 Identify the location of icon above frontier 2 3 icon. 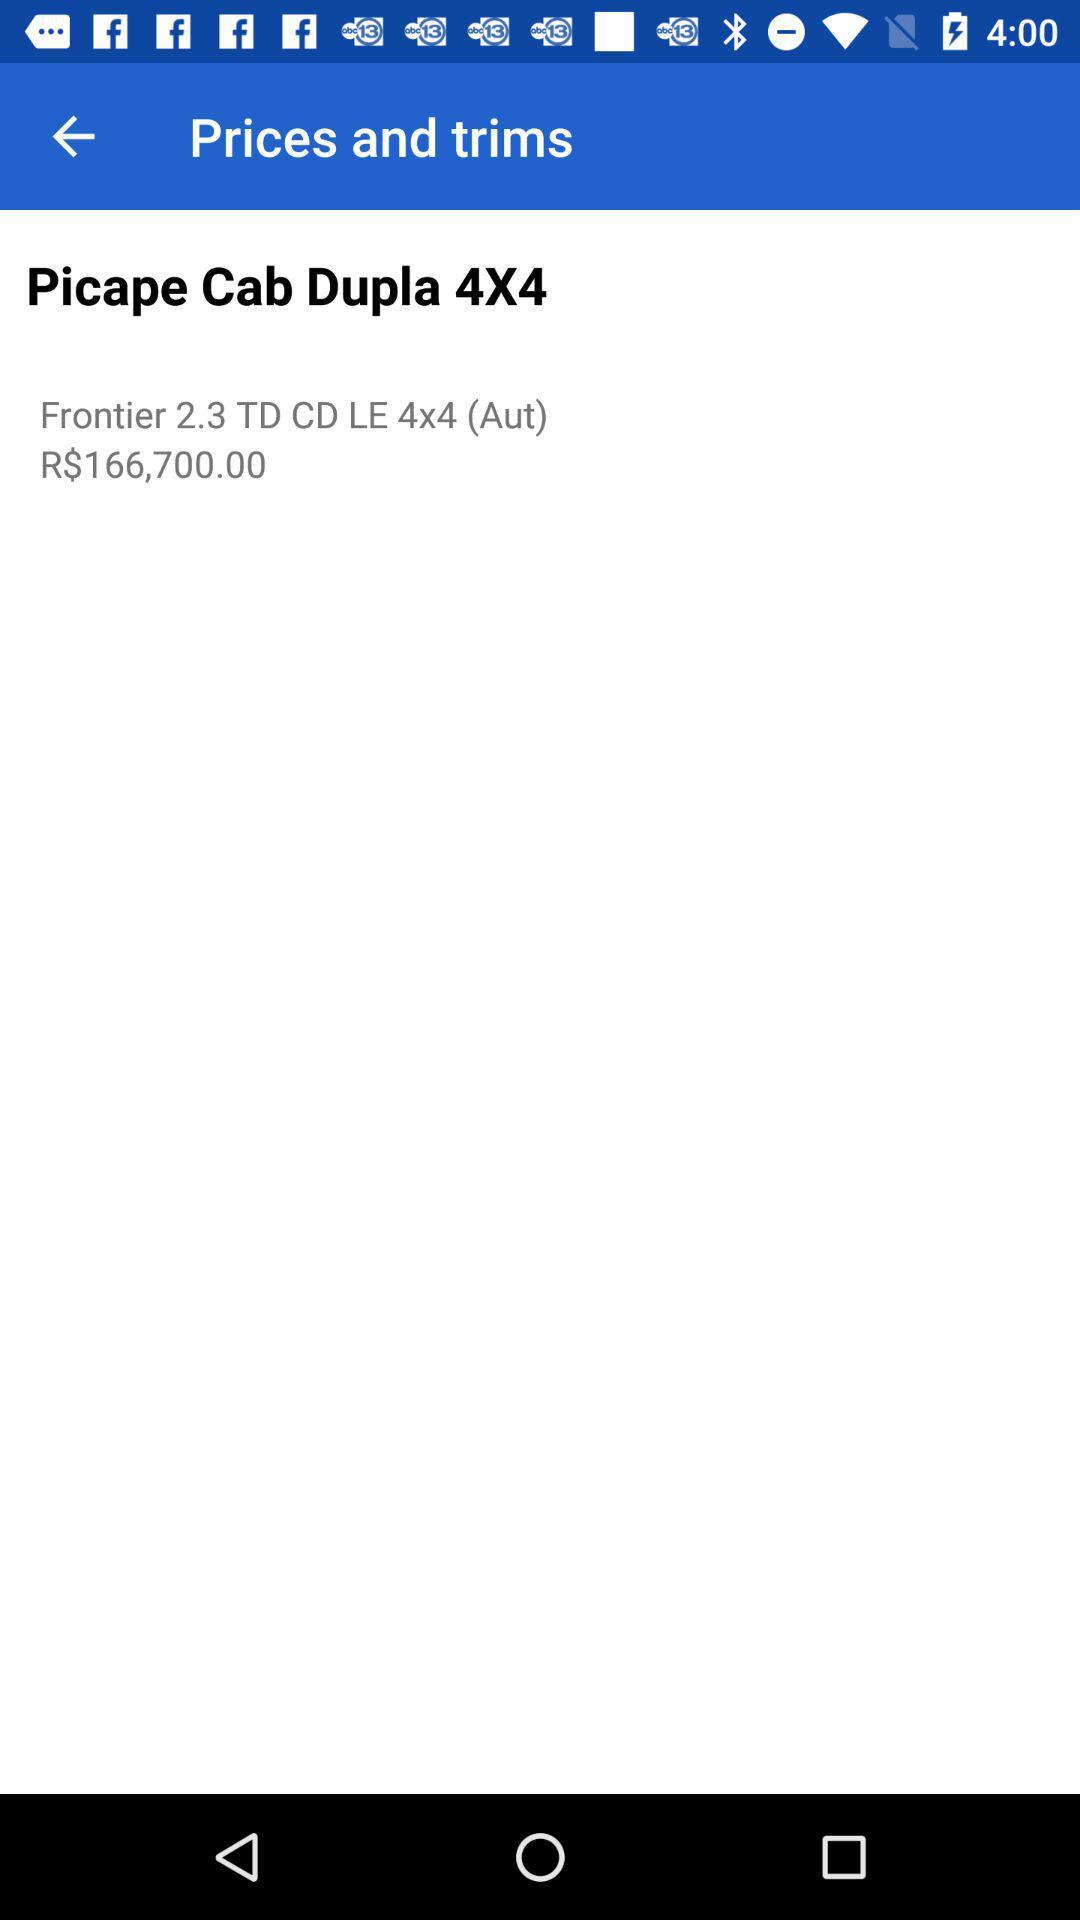
(540, 285).